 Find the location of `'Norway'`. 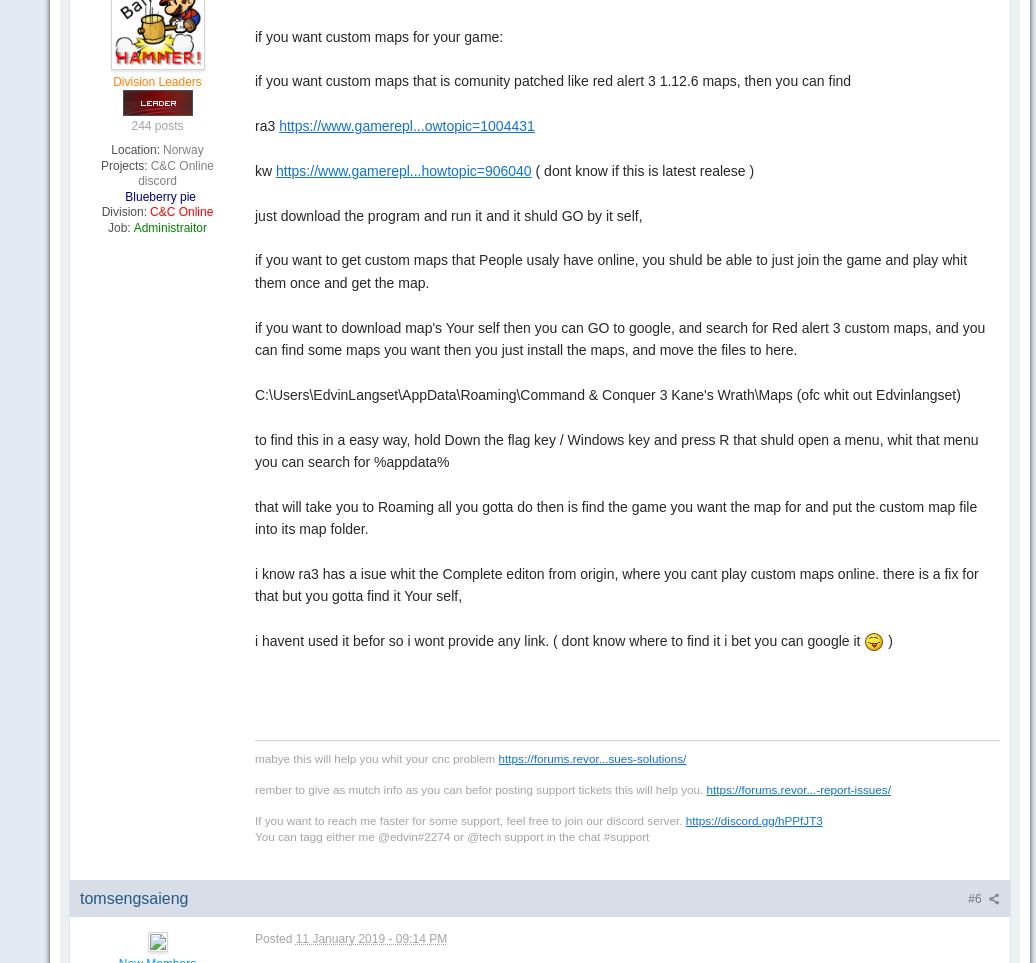

'Norway' is located at coordinates (182, 148).